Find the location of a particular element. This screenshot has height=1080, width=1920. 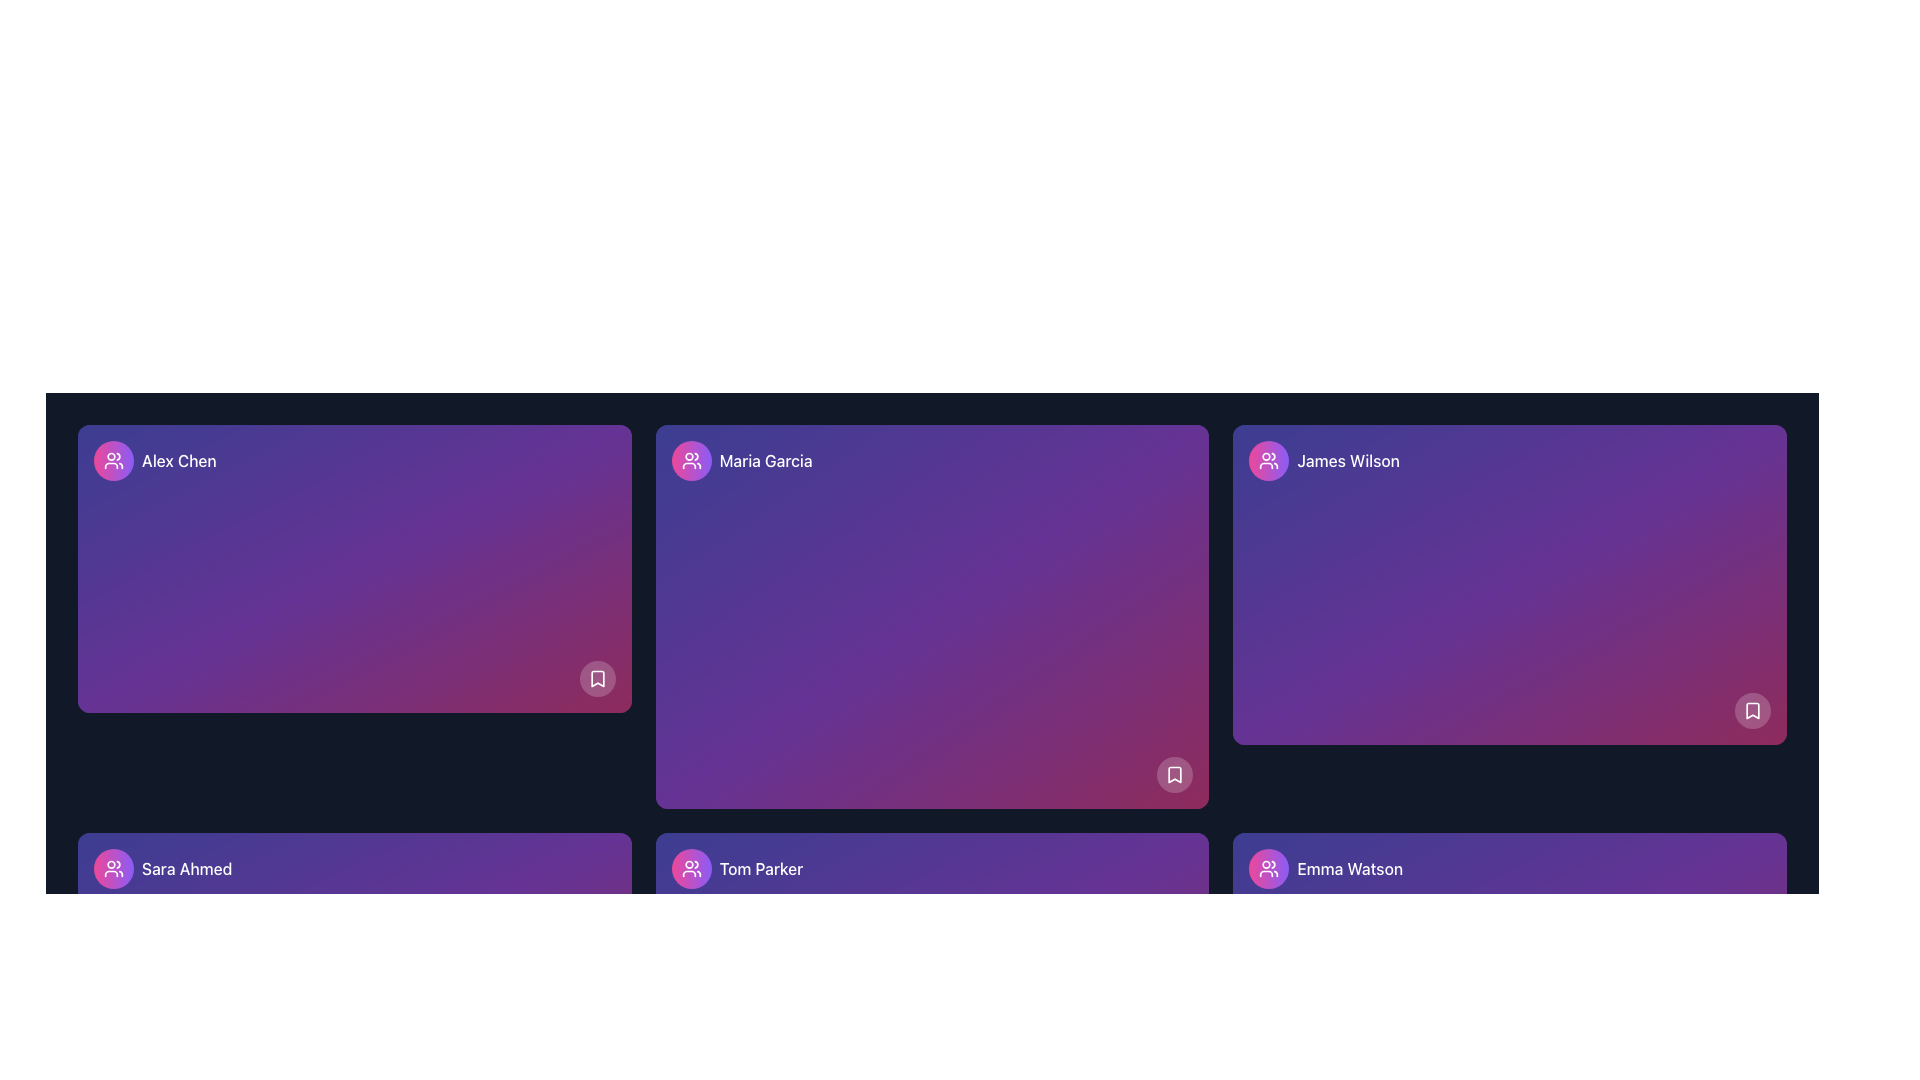

the icon representing two user figures in white color, located within a circular button with a pink to violet gradient background, situated near the top-left corner of a larger rectangular card is located at coordinates (691, 461).